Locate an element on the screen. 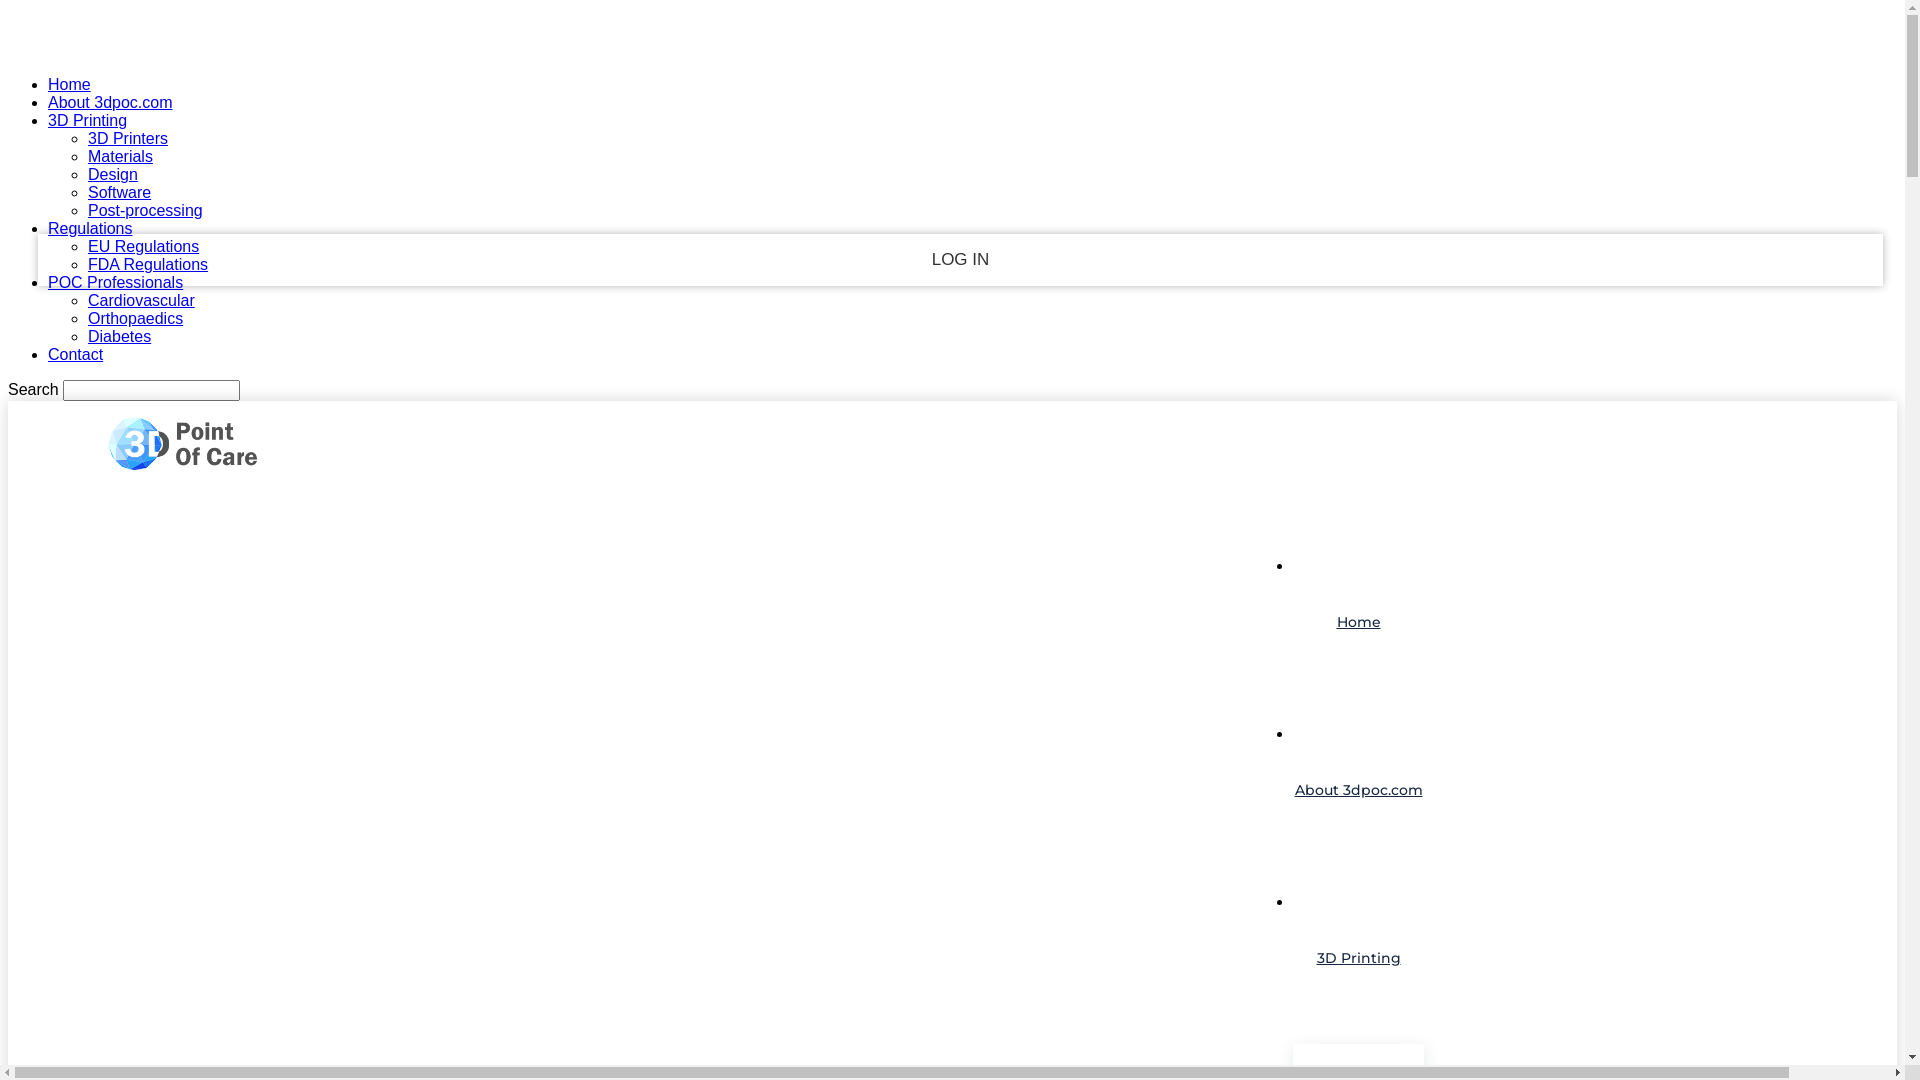 This screenshot has width=1920, height=1080. 'Home' is located at coordinates (1358, 620).